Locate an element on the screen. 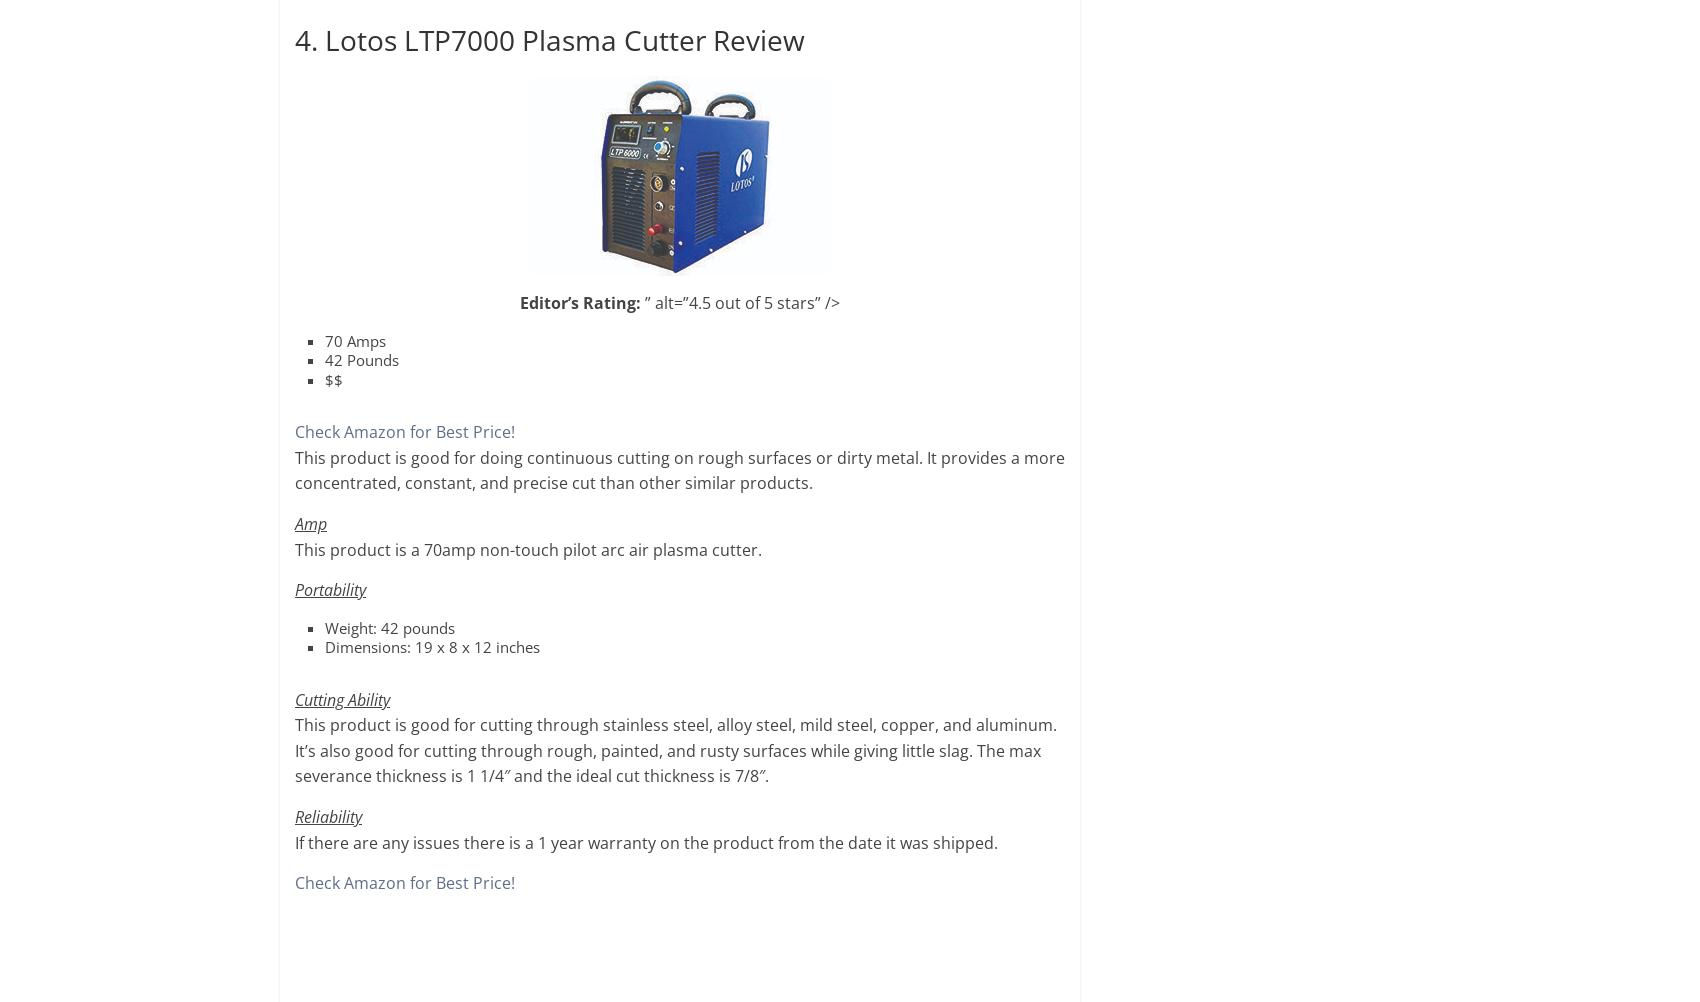 The width and height of the screenshot is (1700, 1002). '42 Pounds' is located at coordinates (360, 360).